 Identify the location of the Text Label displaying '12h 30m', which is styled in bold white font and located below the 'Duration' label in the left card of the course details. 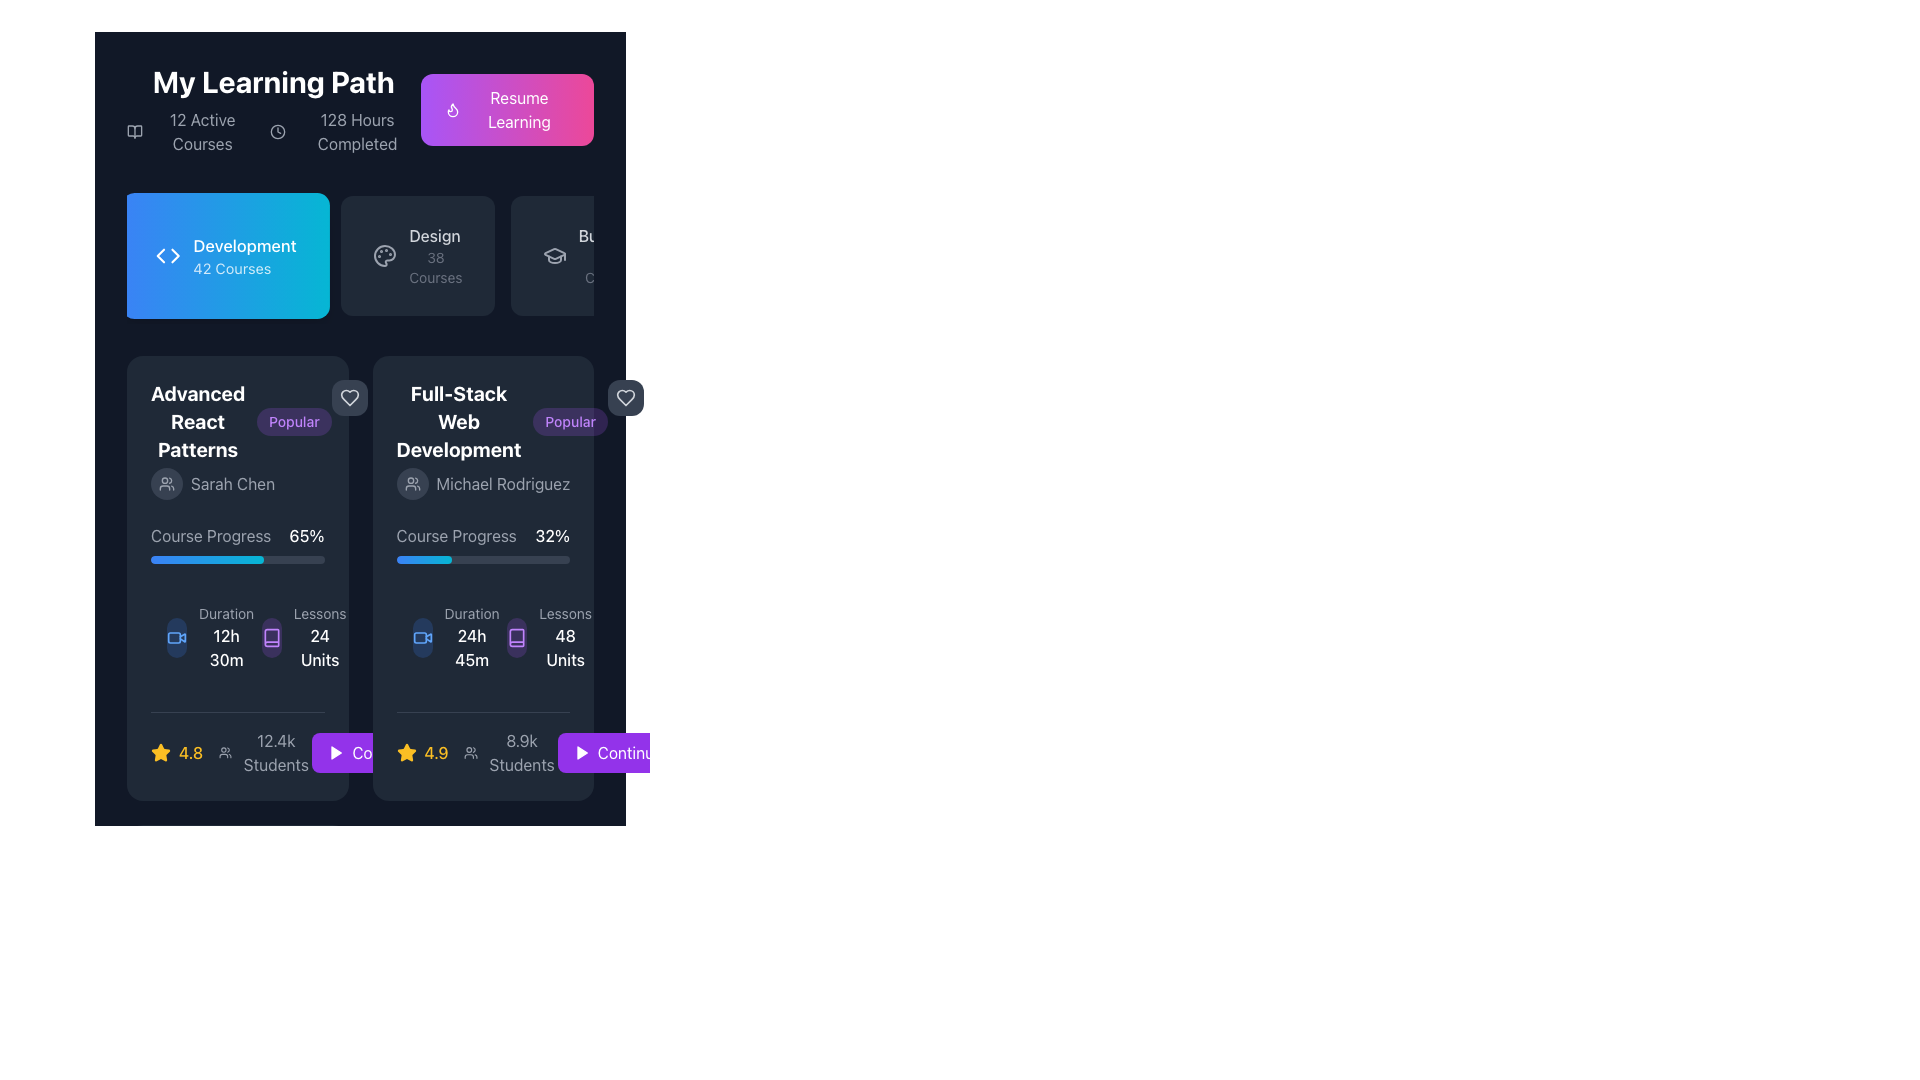
(226, 648).